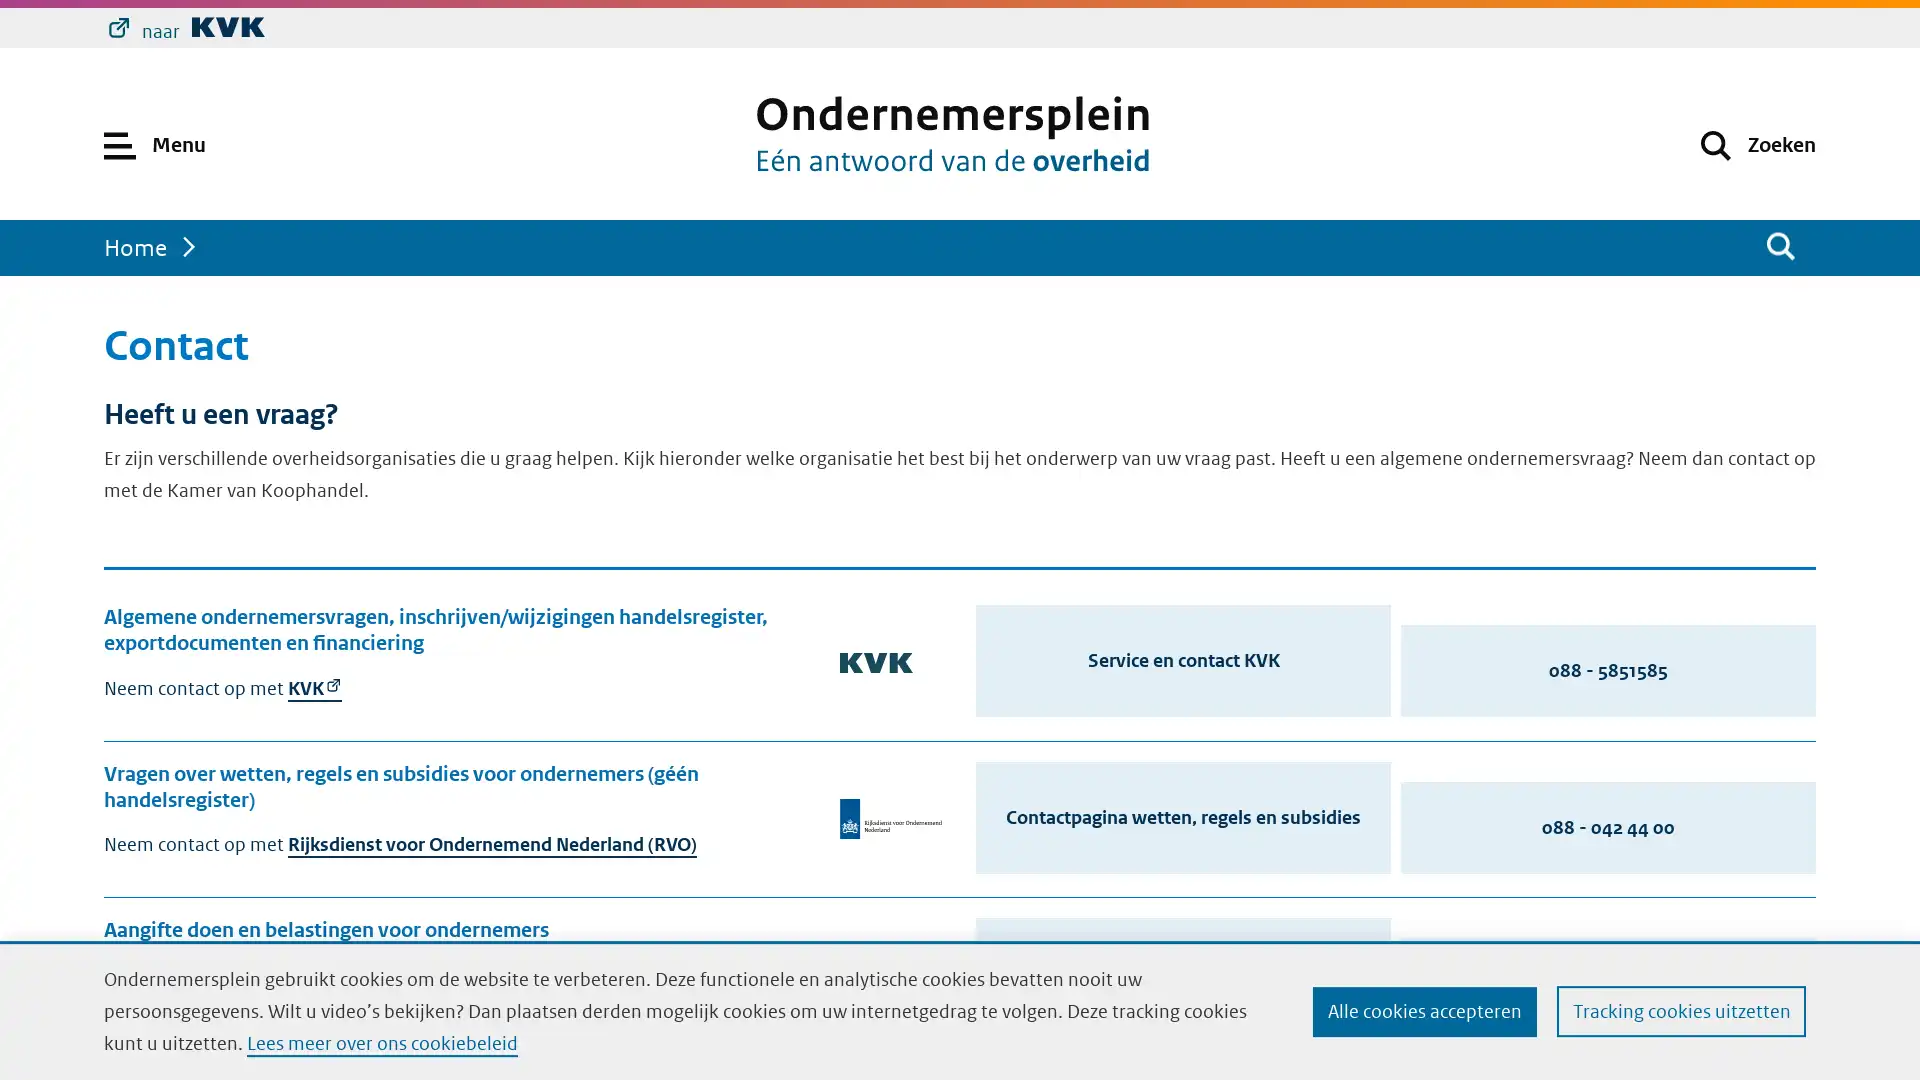 Image resolution: width=1920 pixels, height=1080 pixels. What do you see at coordinates (1424, 1011) in the screenshot?
I see `Alle cookies accepteren` at bounding box center [1424, 1011].